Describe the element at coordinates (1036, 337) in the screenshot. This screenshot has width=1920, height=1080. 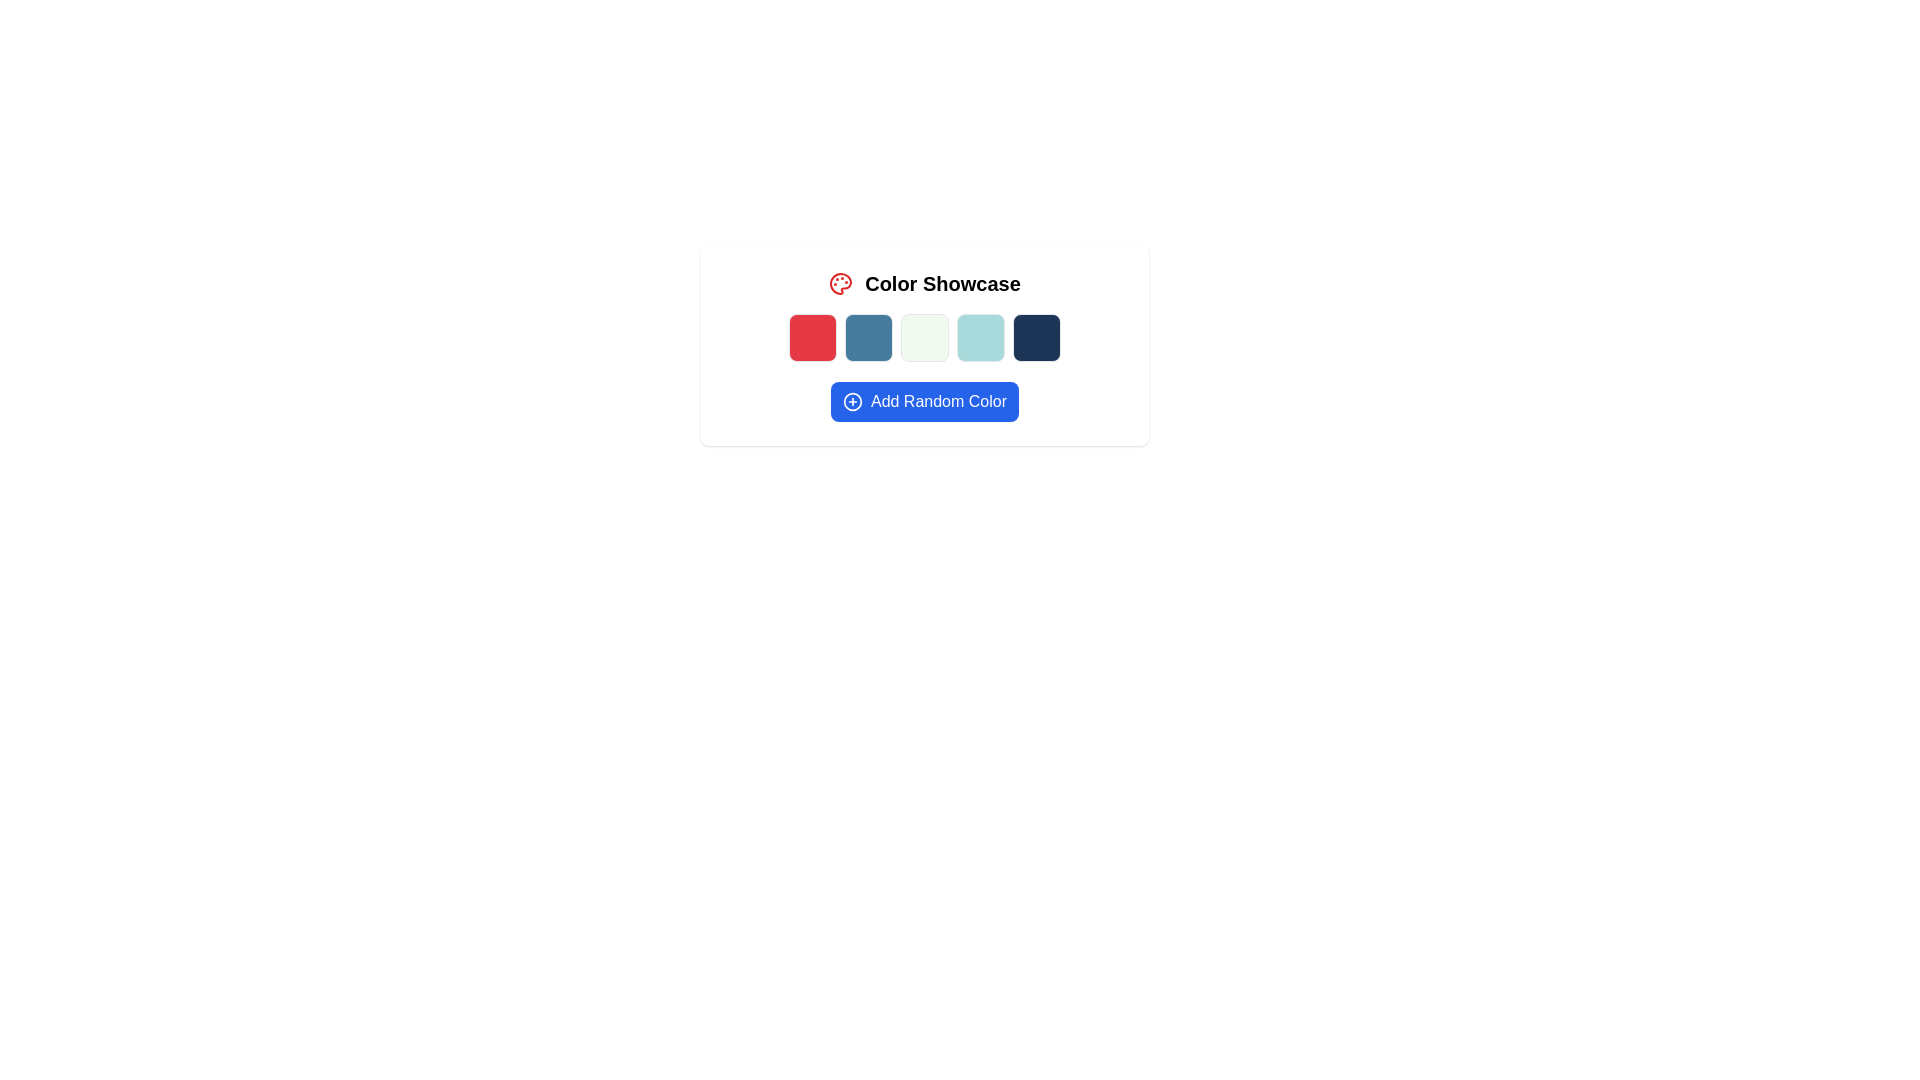
I see `the fifth tile in a horizontal row of tiles, which has a dark blue background and rounded borders` at that location.